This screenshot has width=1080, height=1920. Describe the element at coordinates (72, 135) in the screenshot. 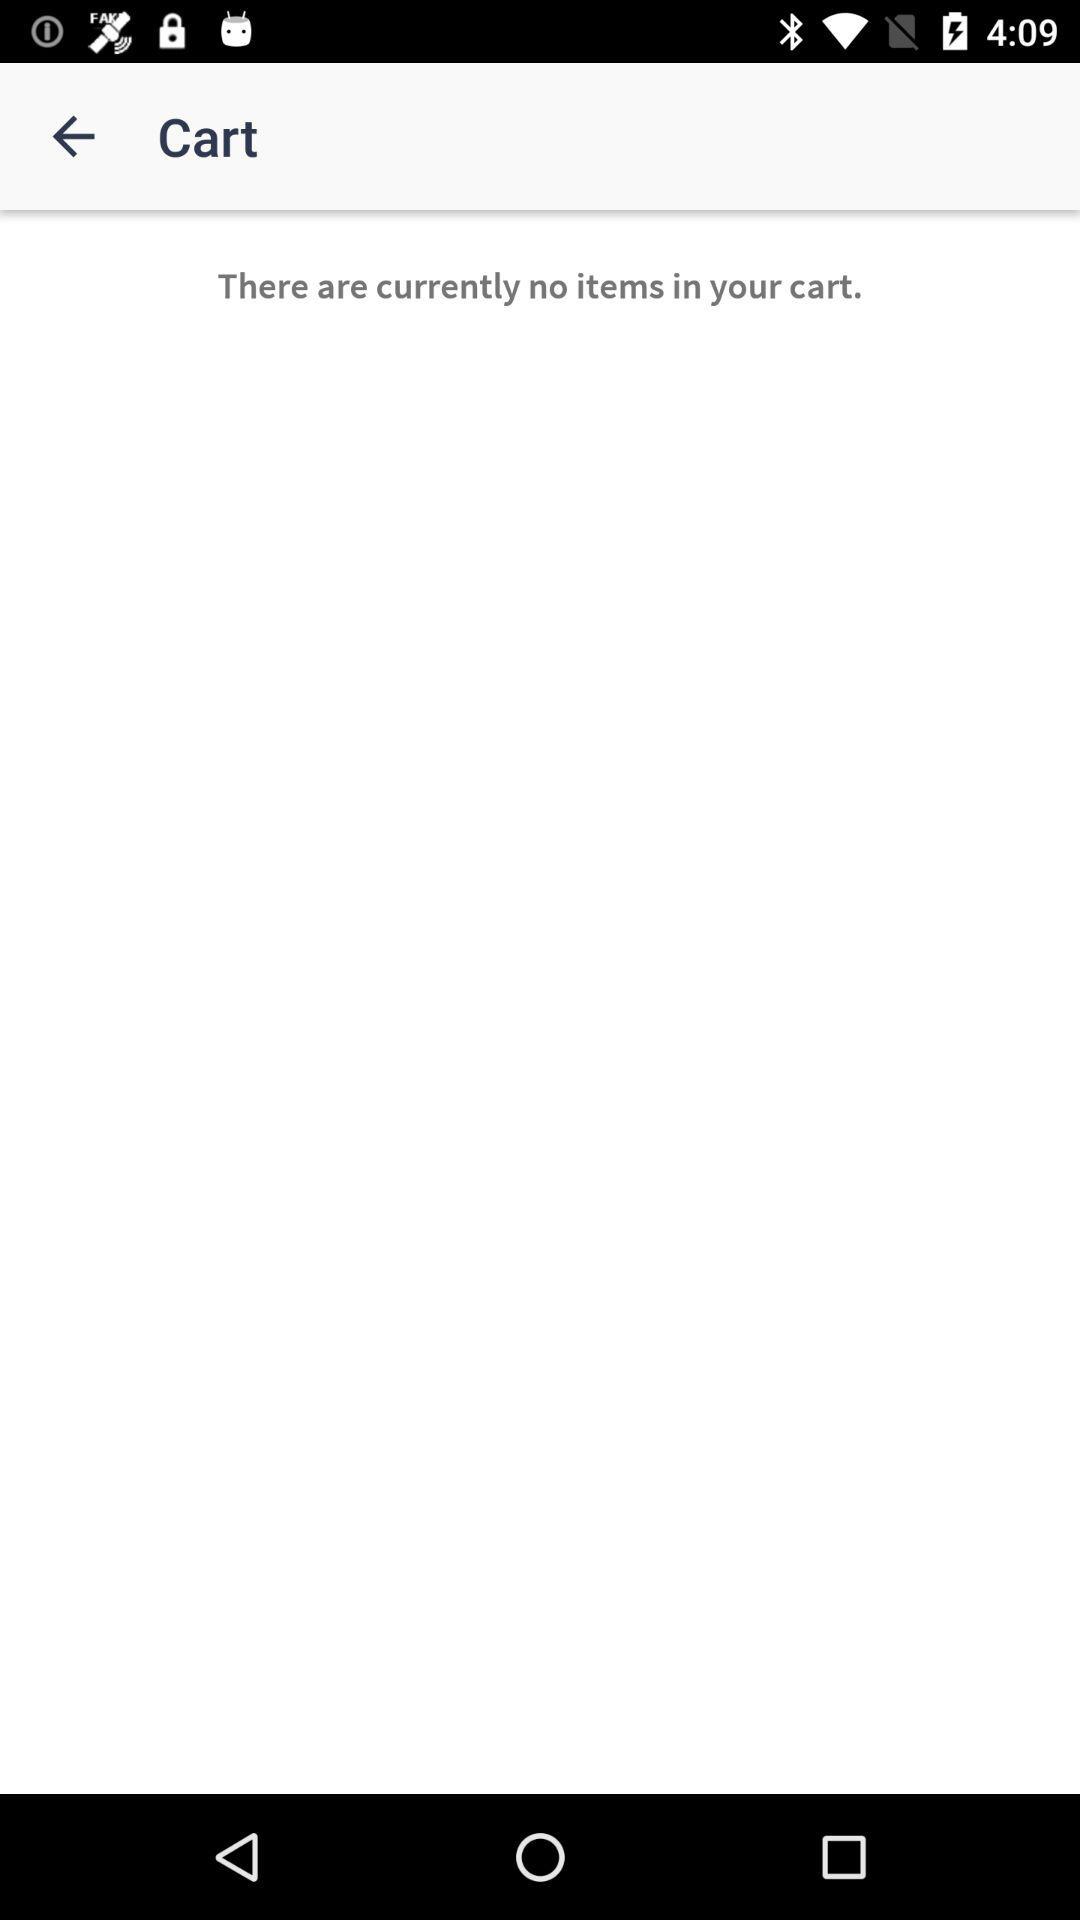

I see `the icon above there are currently` at that location.